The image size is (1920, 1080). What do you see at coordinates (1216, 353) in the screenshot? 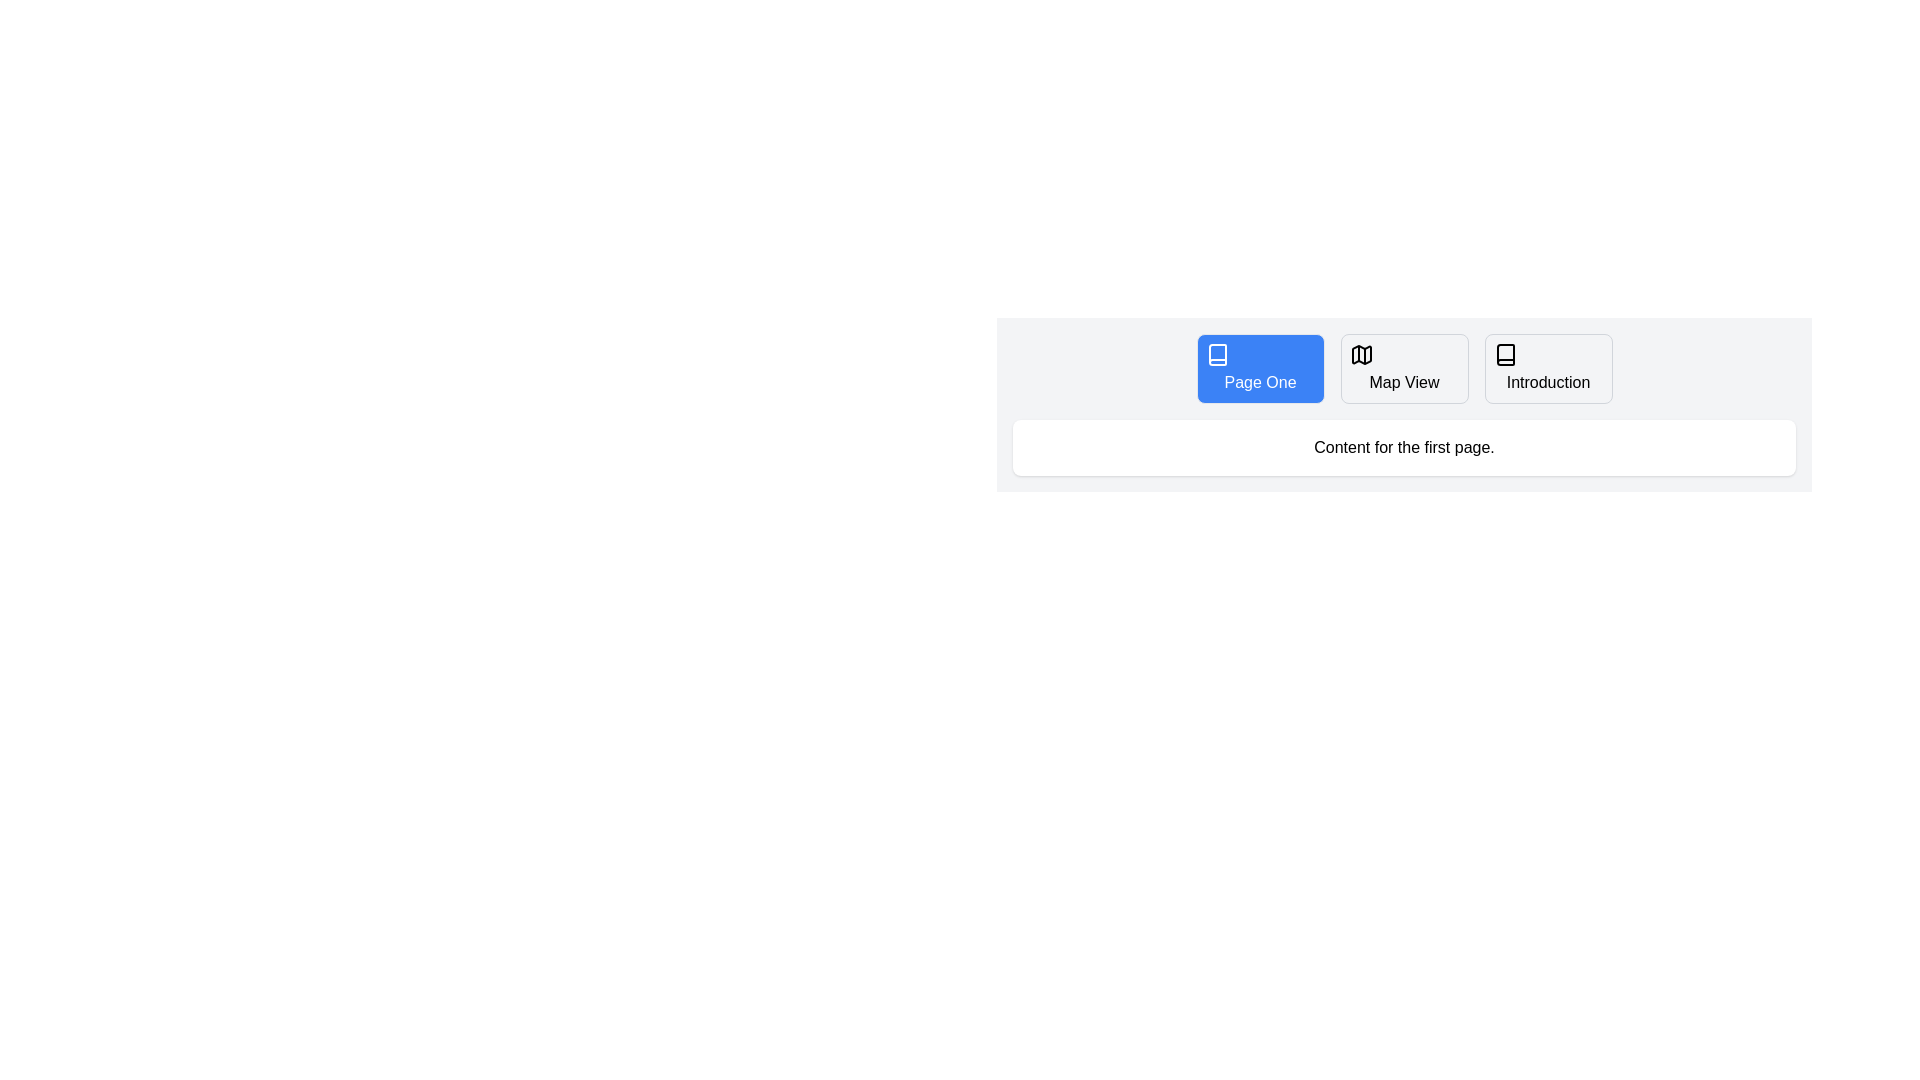
I see `the 'Page One' button which contains the decorative icon serving as an indicative representation for user navigation` at bounding box center [1216, 353].